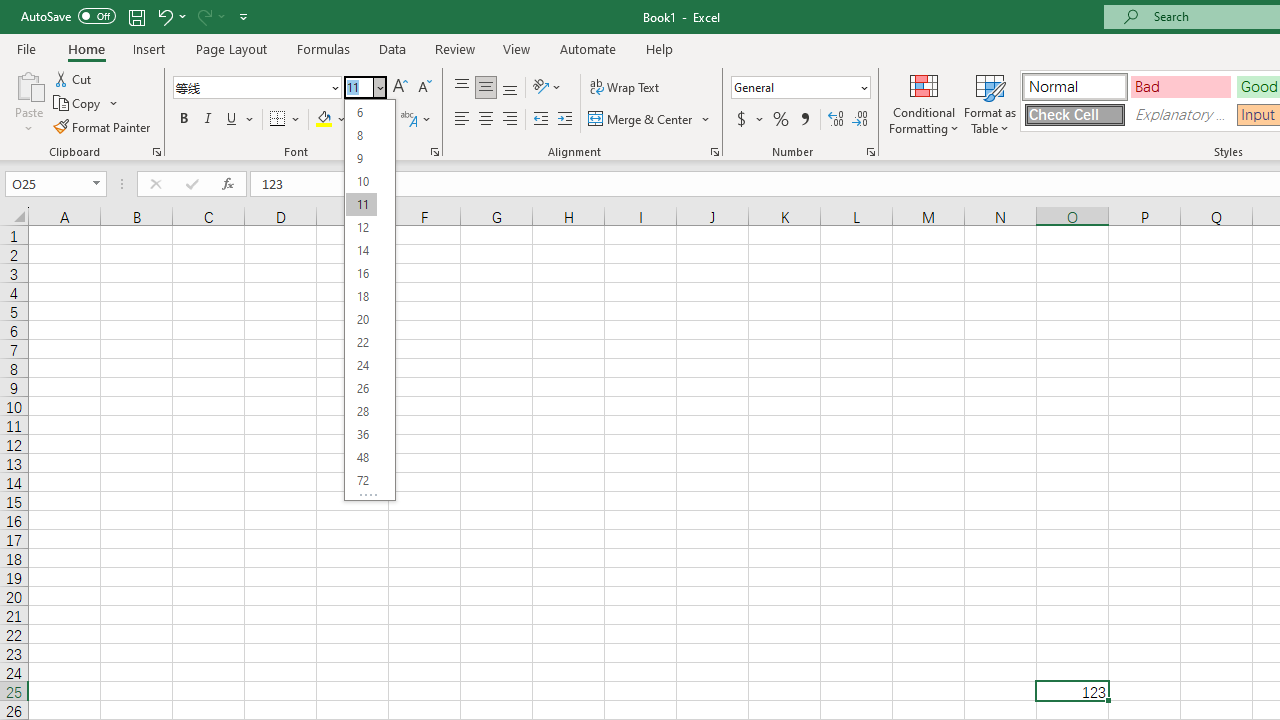 This screenshot has width=1280, height=720. Describe the element at coordinates (361, 365) in the screenshot. I see `'24'` at that location.